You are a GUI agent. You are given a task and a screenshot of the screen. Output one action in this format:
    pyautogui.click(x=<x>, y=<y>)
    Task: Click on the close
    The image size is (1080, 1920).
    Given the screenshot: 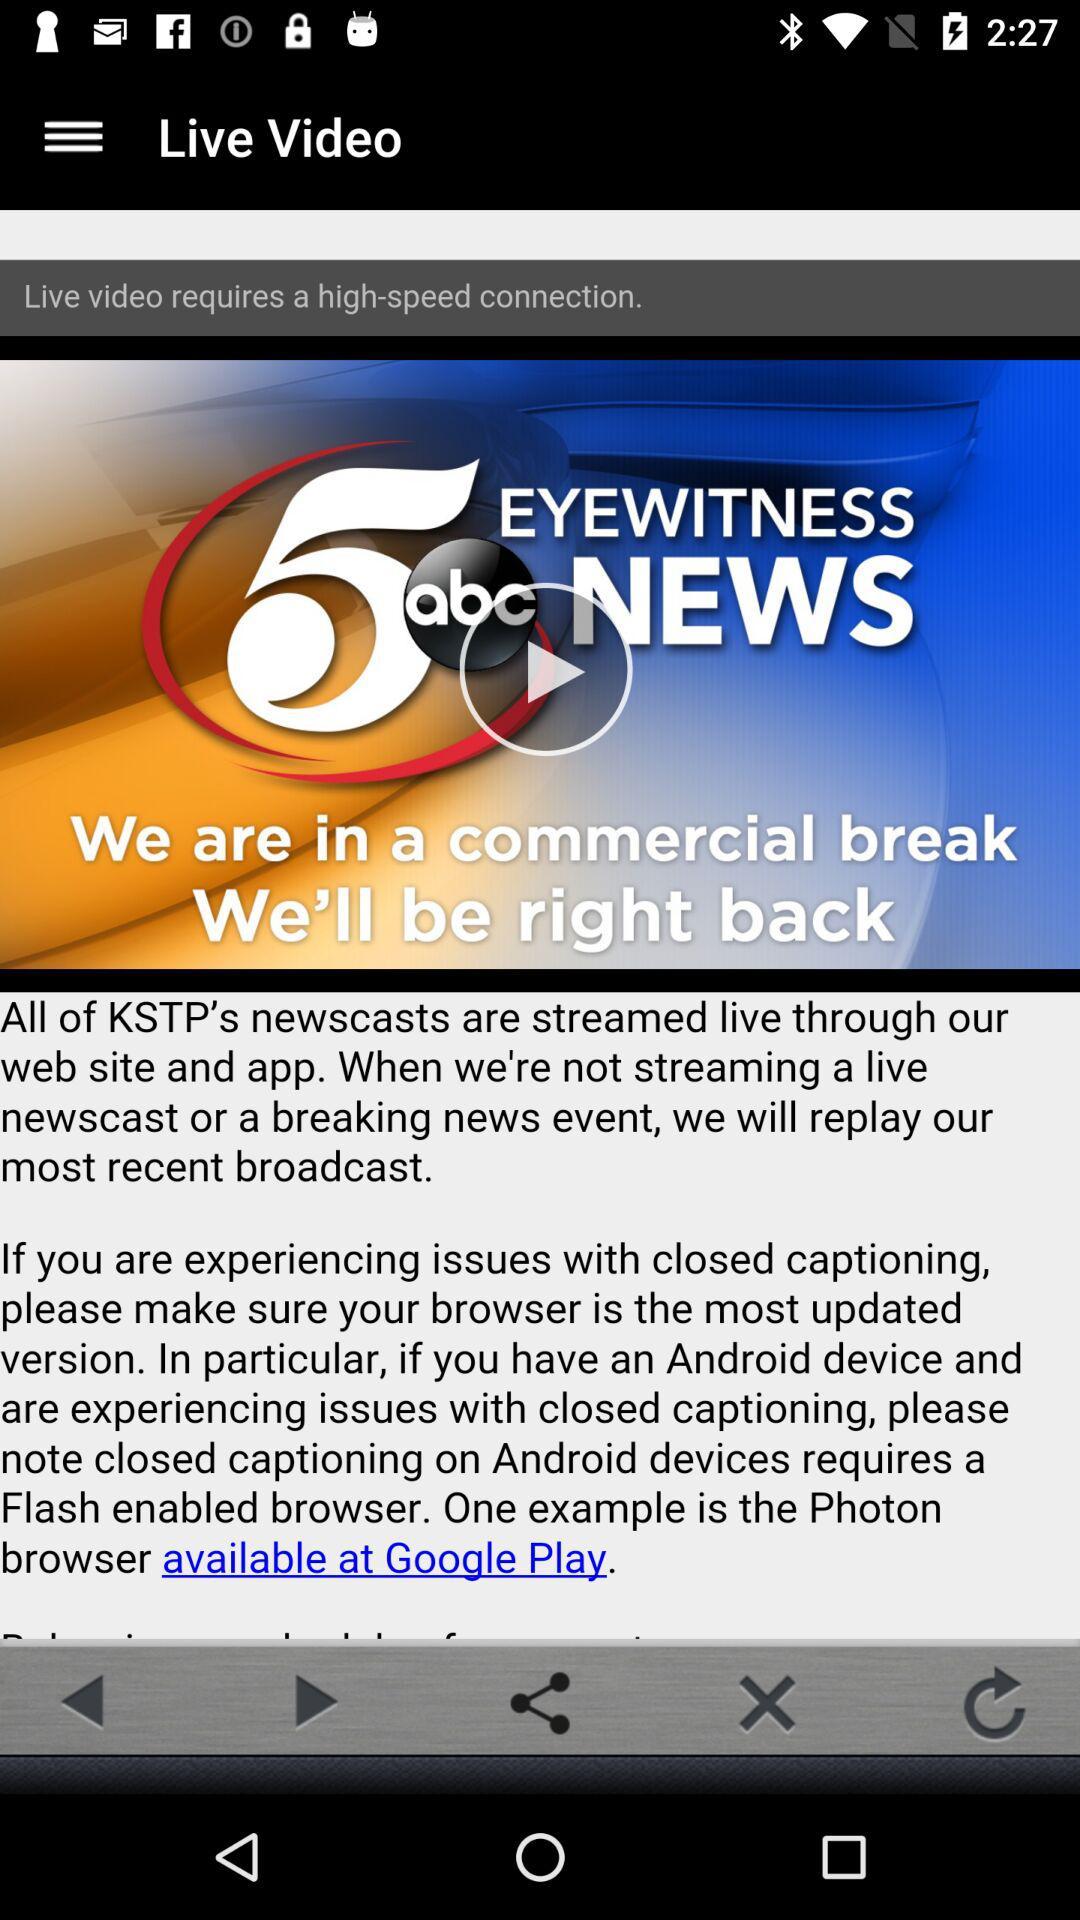 What is the action you would take?
    pyautogui.click(x=766, y=1702)
    